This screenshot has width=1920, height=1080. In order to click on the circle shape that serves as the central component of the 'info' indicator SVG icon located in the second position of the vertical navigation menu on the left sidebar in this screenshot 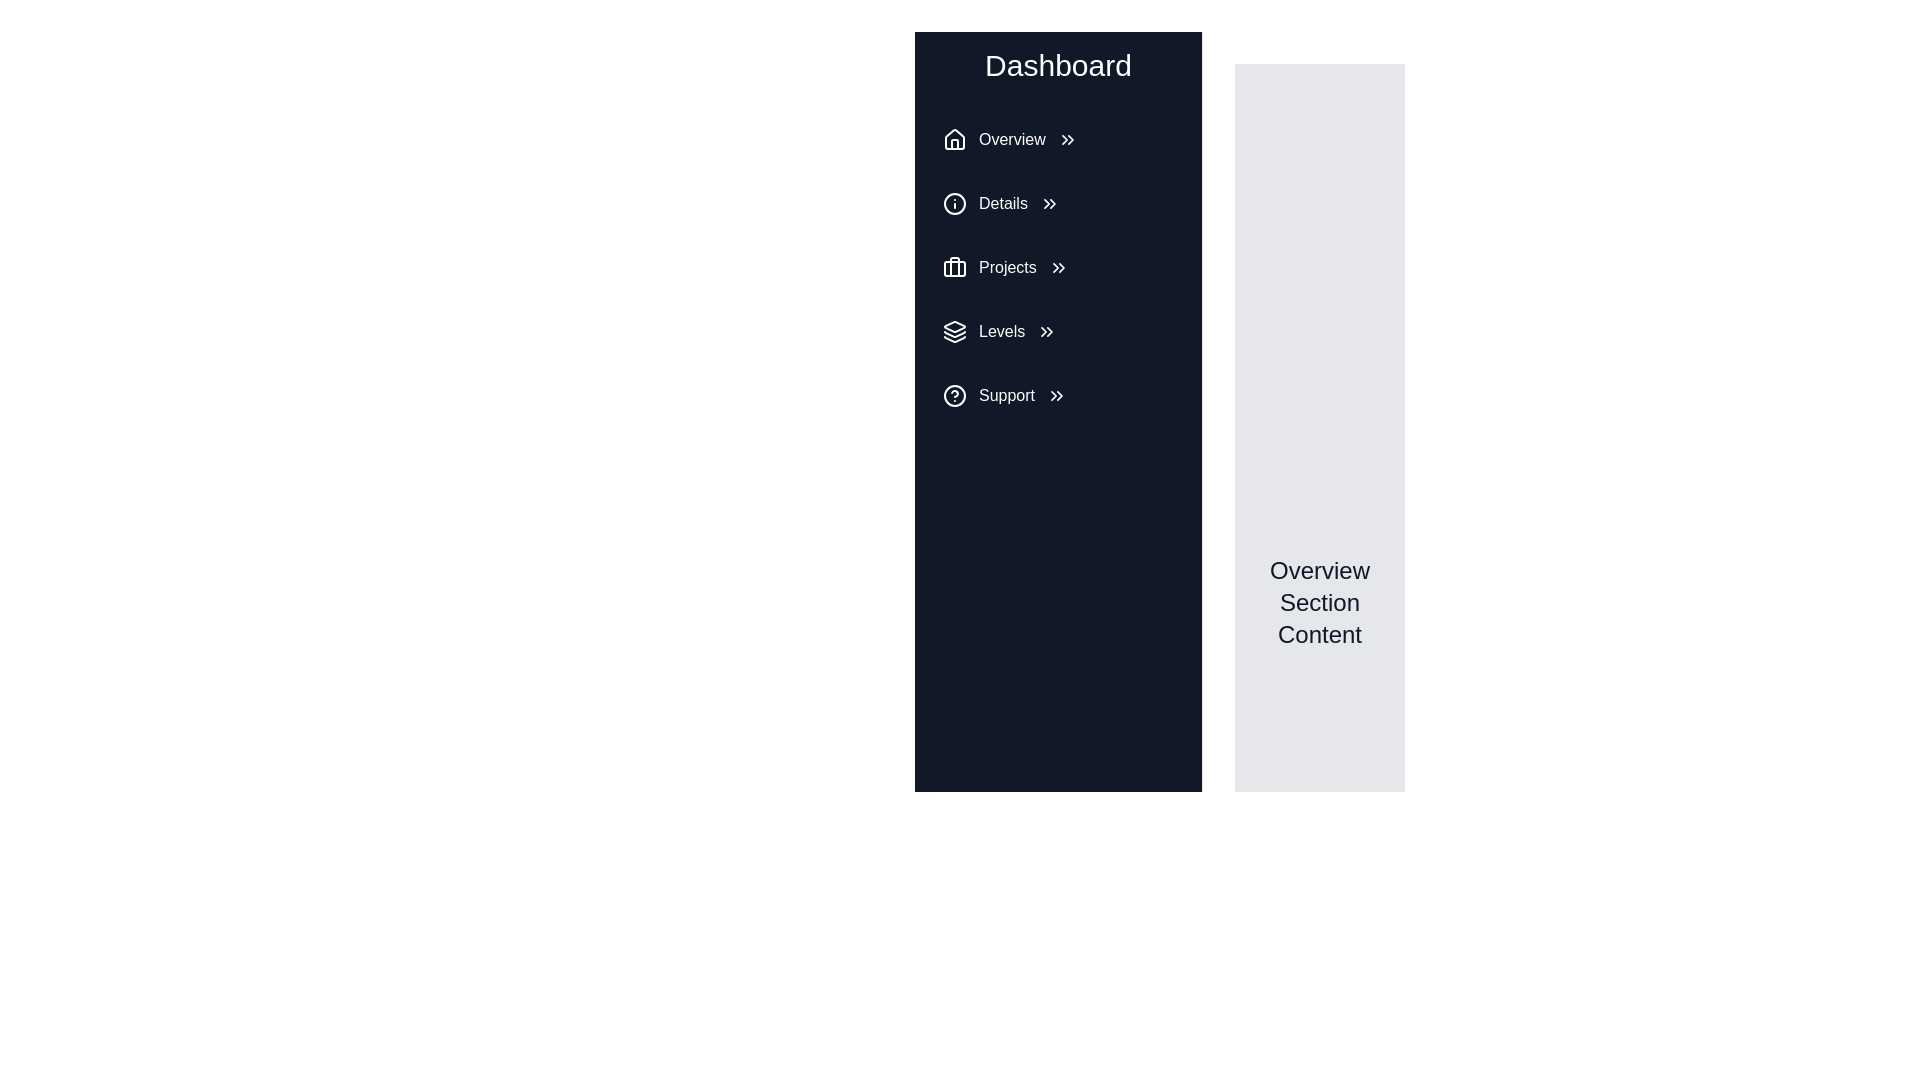, I will do `click(954, 204)`.